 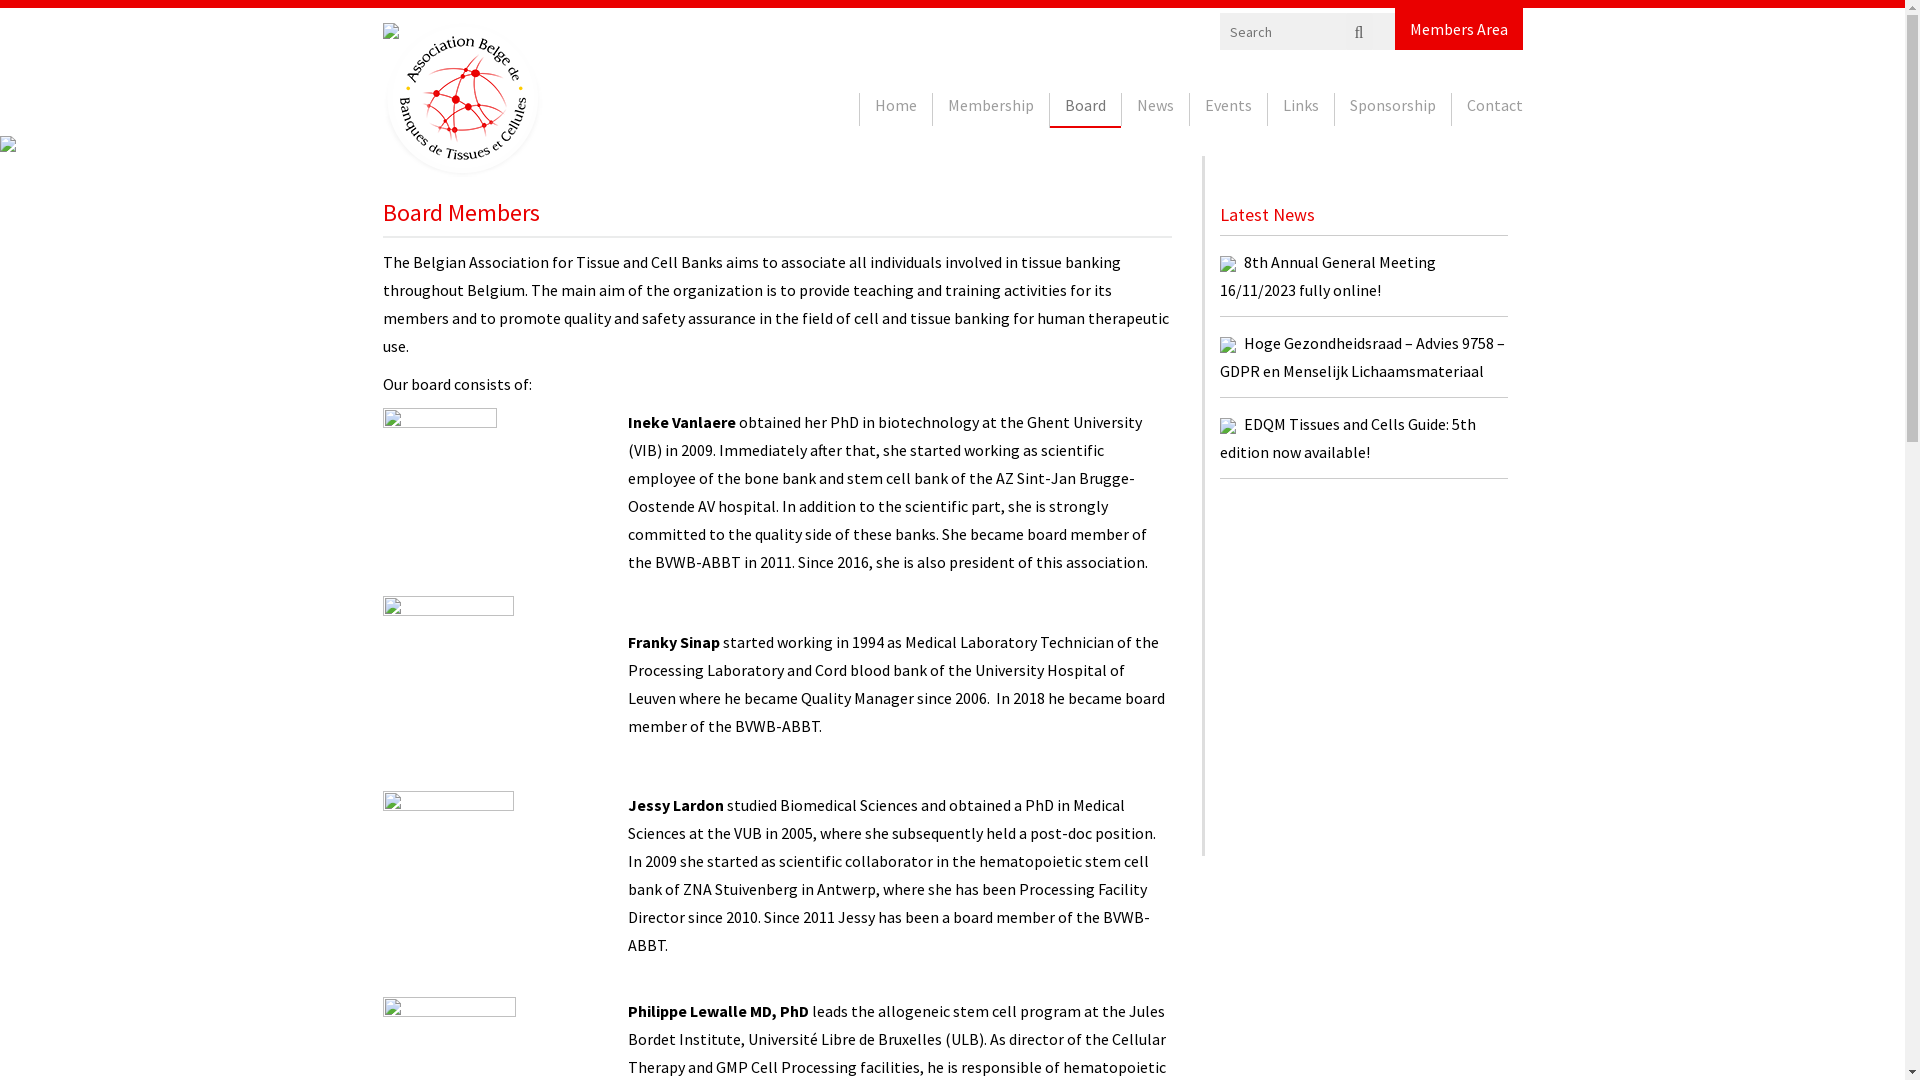 I want to click on 'Home', so click(x=895, y=109).